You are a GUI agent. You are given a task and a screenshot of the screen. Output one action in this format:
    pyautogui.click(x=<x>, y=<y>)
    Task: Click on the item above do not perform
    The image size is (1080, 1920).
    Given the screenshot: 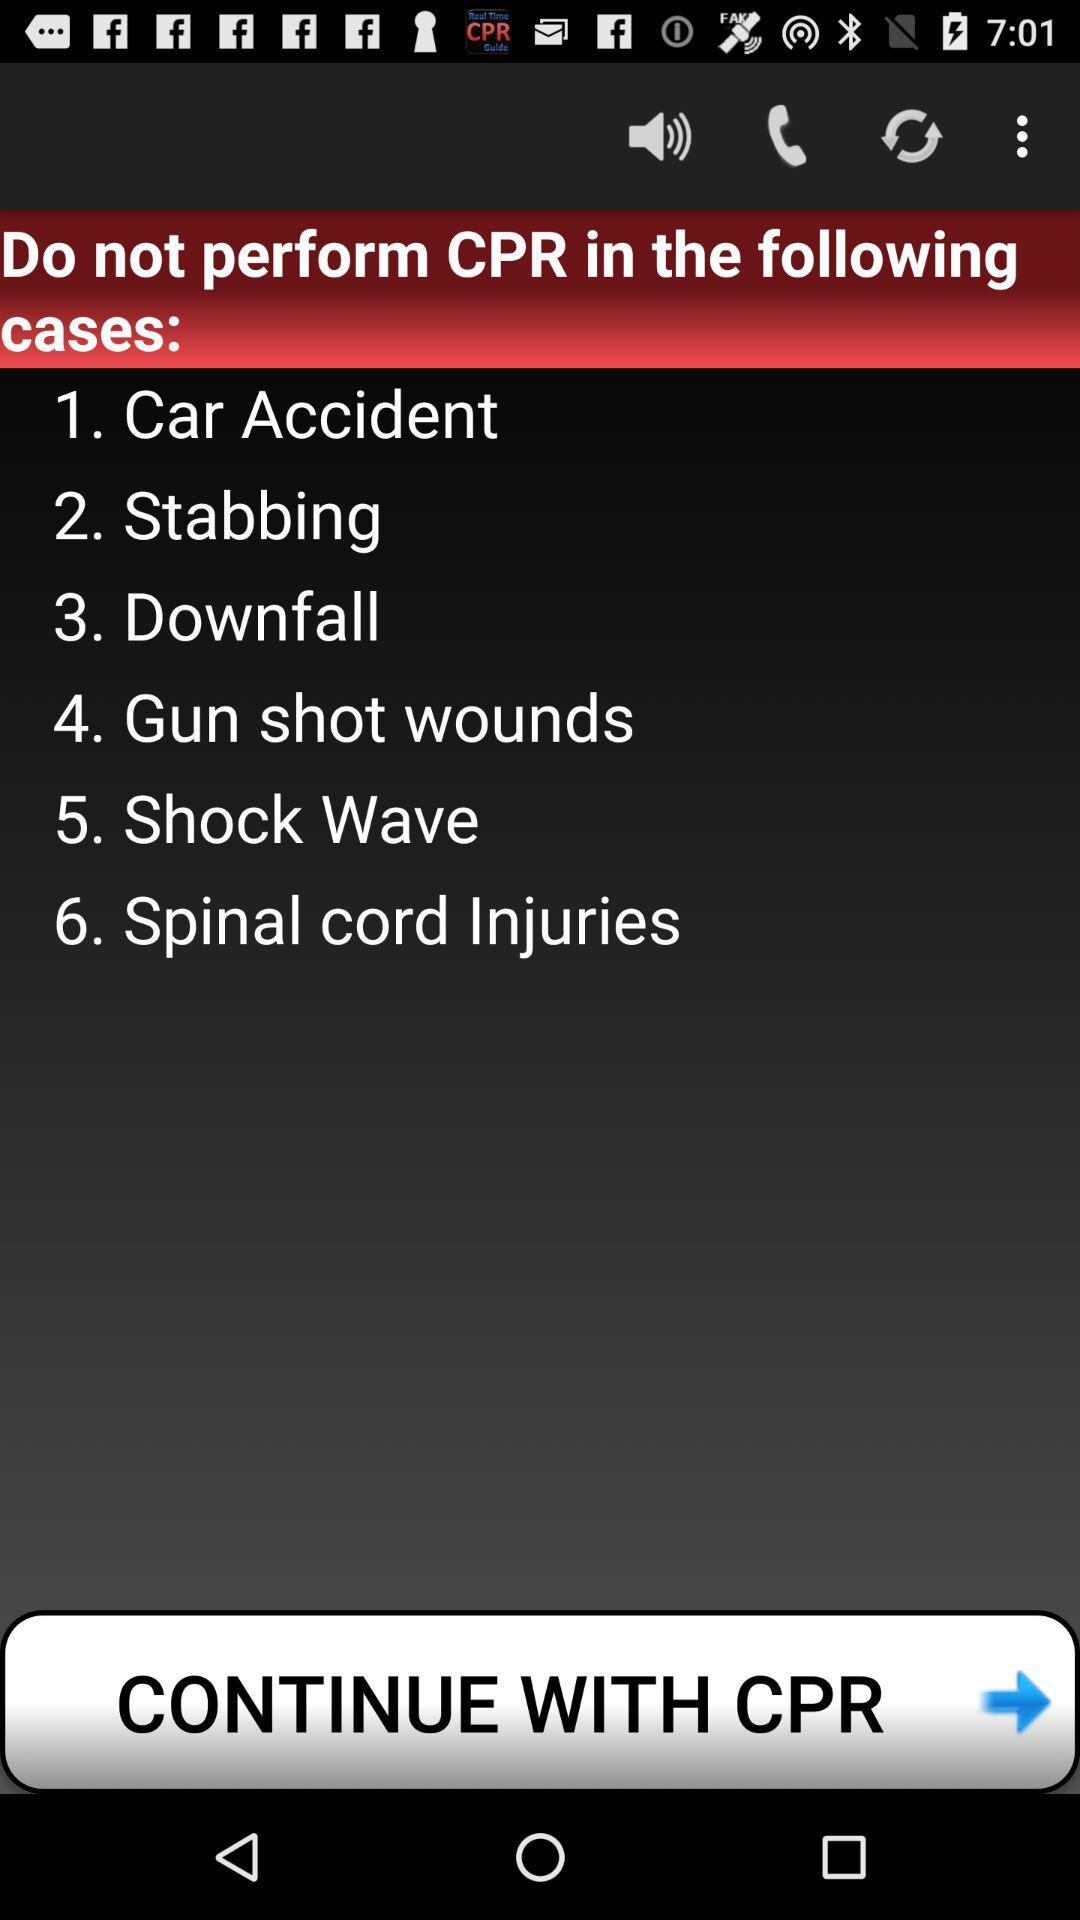 What is the action you would take?
    pyautogui.click(x=659, y=135)
    